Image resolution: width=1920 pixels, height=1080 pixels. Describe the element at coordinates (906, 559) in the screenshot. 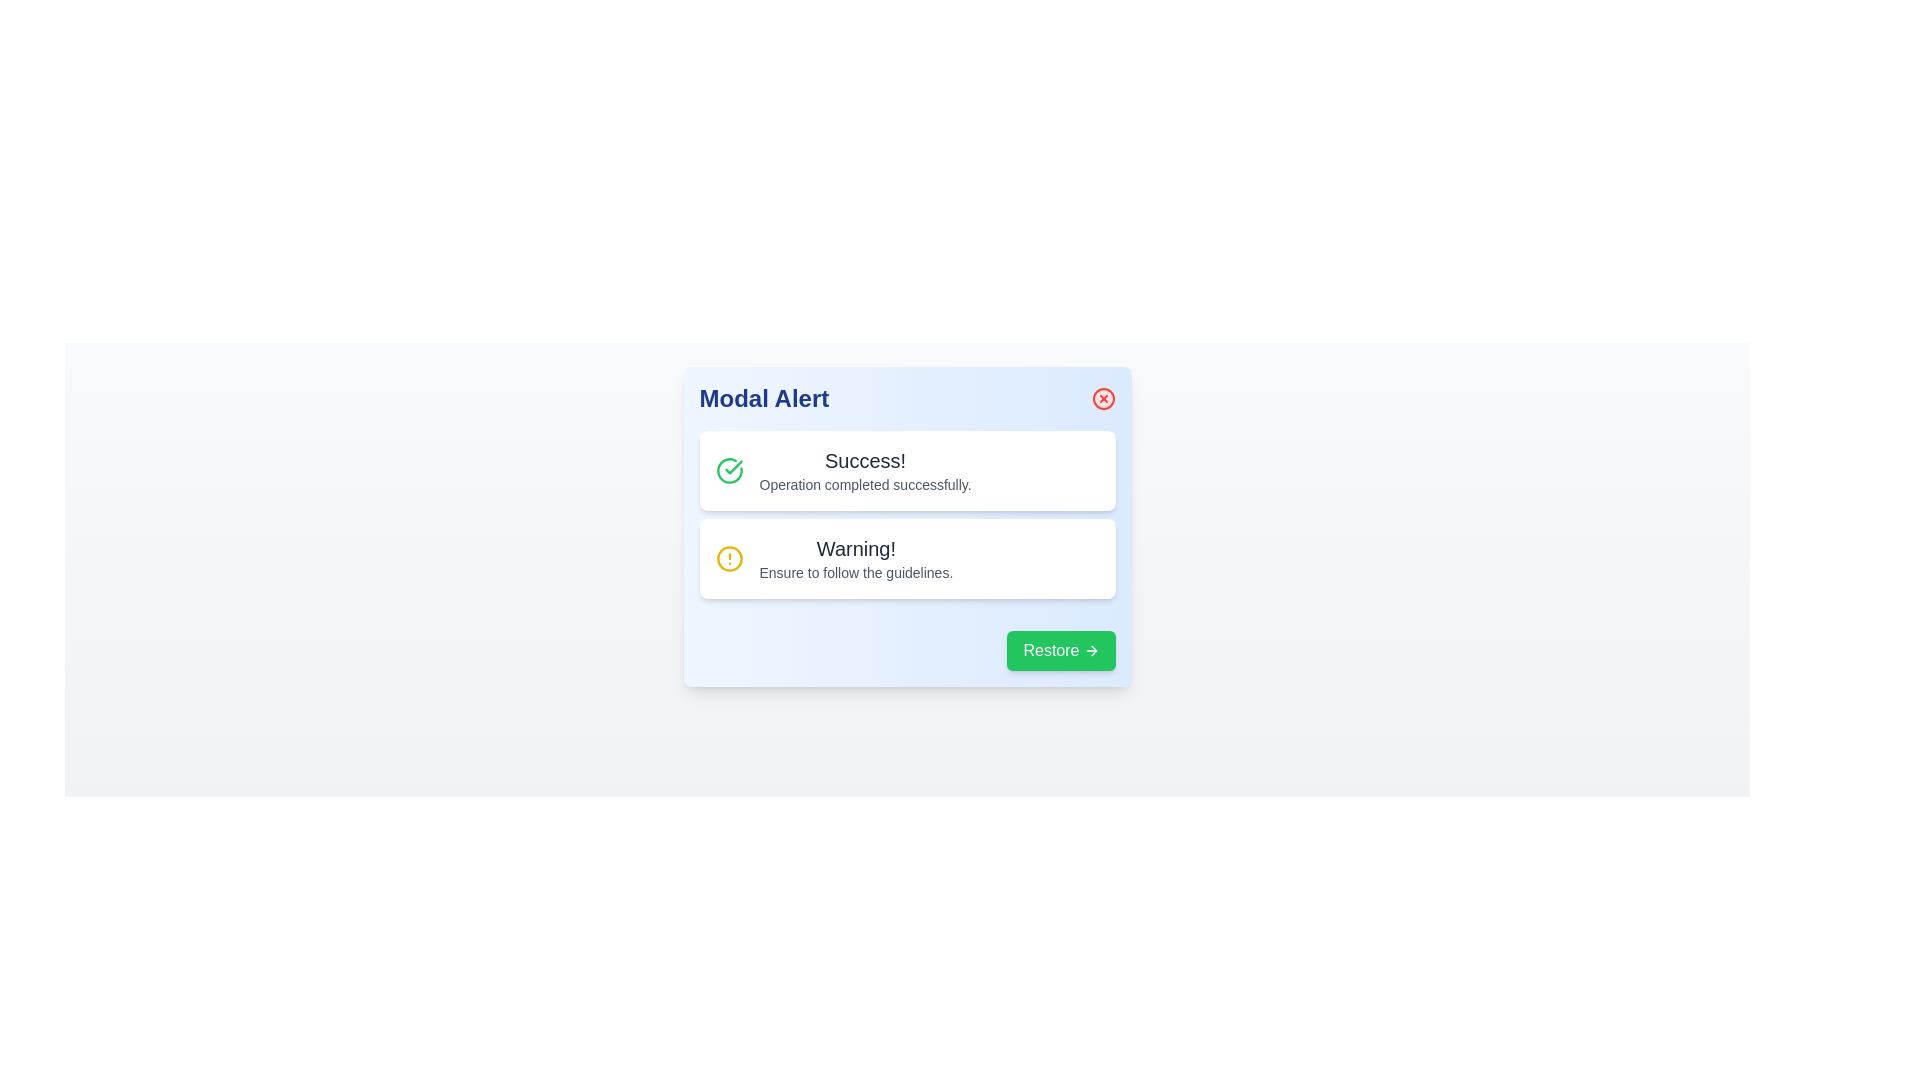

I see `the Notification box with bold text 'Warning!' and instructional text 'Ensure to follow the guidelines.'` at that location.